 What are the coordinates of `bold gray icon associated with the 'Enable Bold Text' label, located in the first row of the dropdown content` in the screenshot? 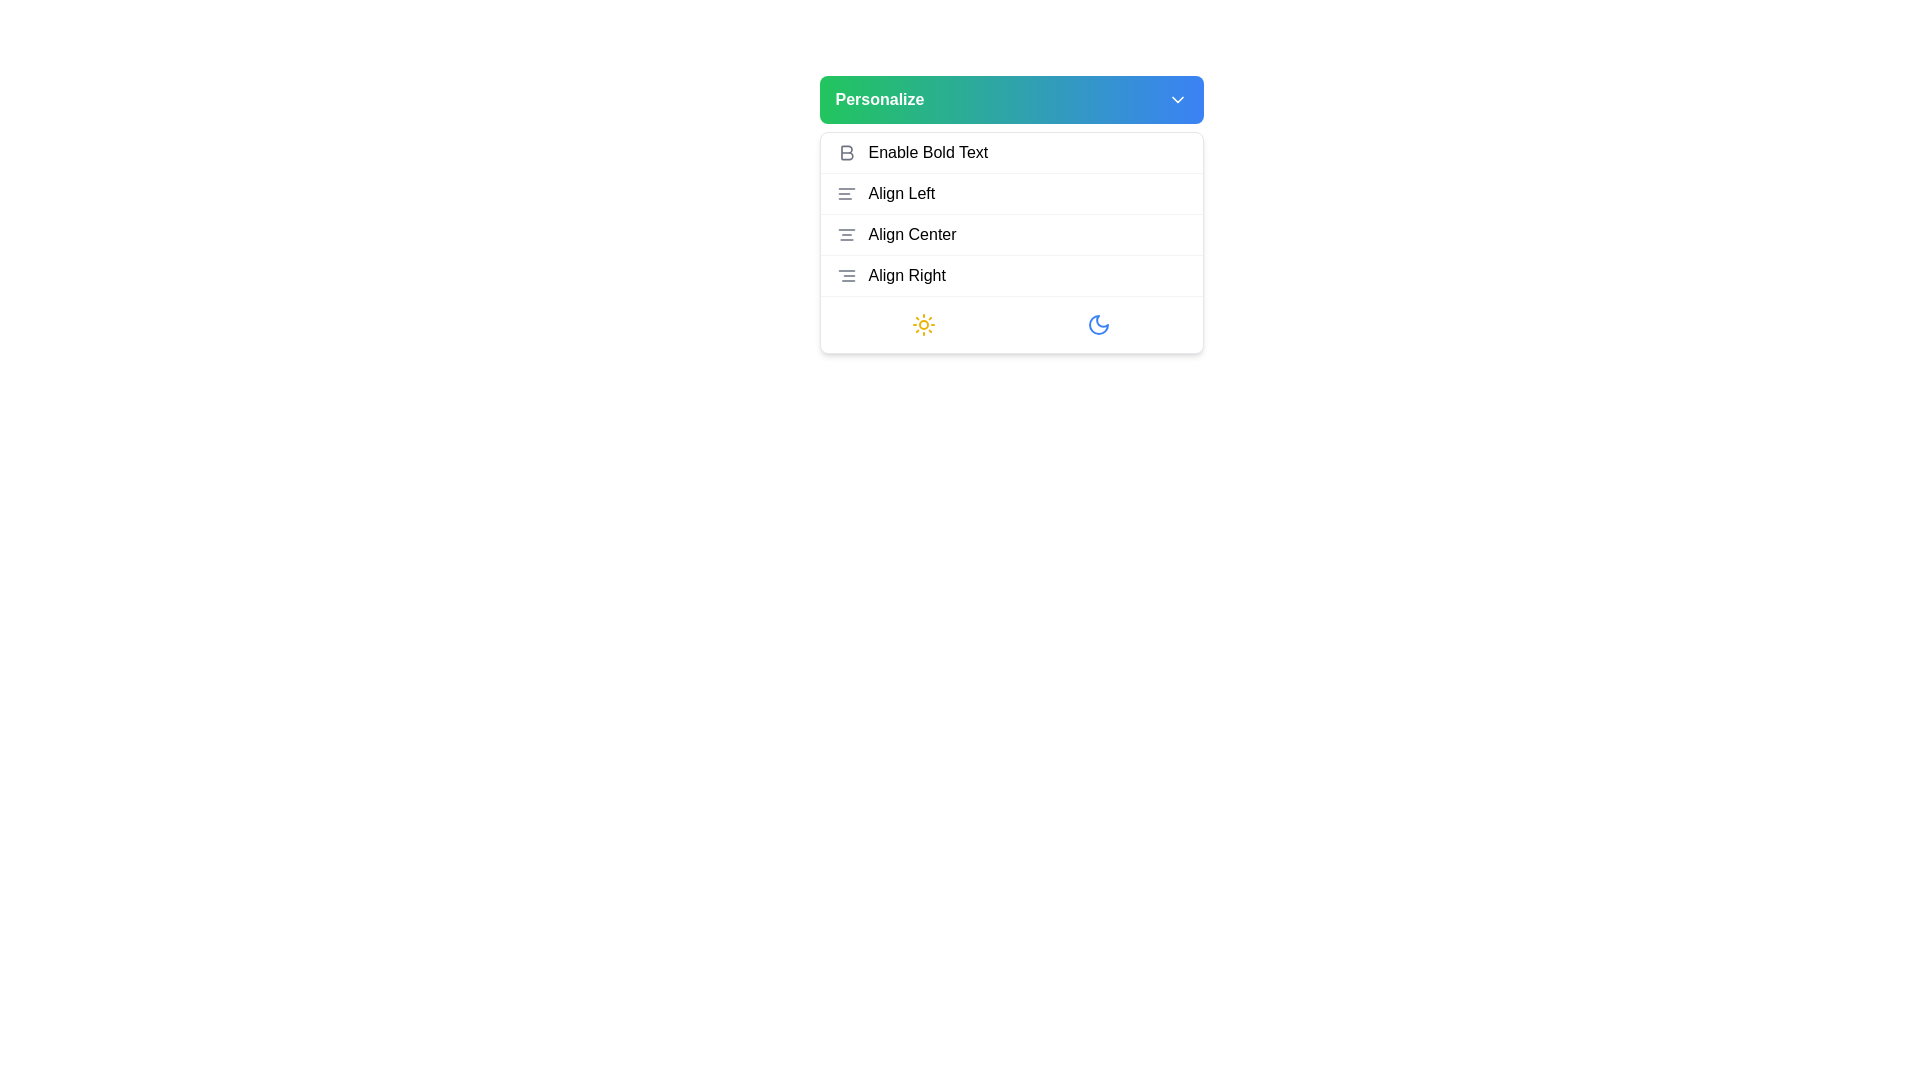 It's located at (846, 152).